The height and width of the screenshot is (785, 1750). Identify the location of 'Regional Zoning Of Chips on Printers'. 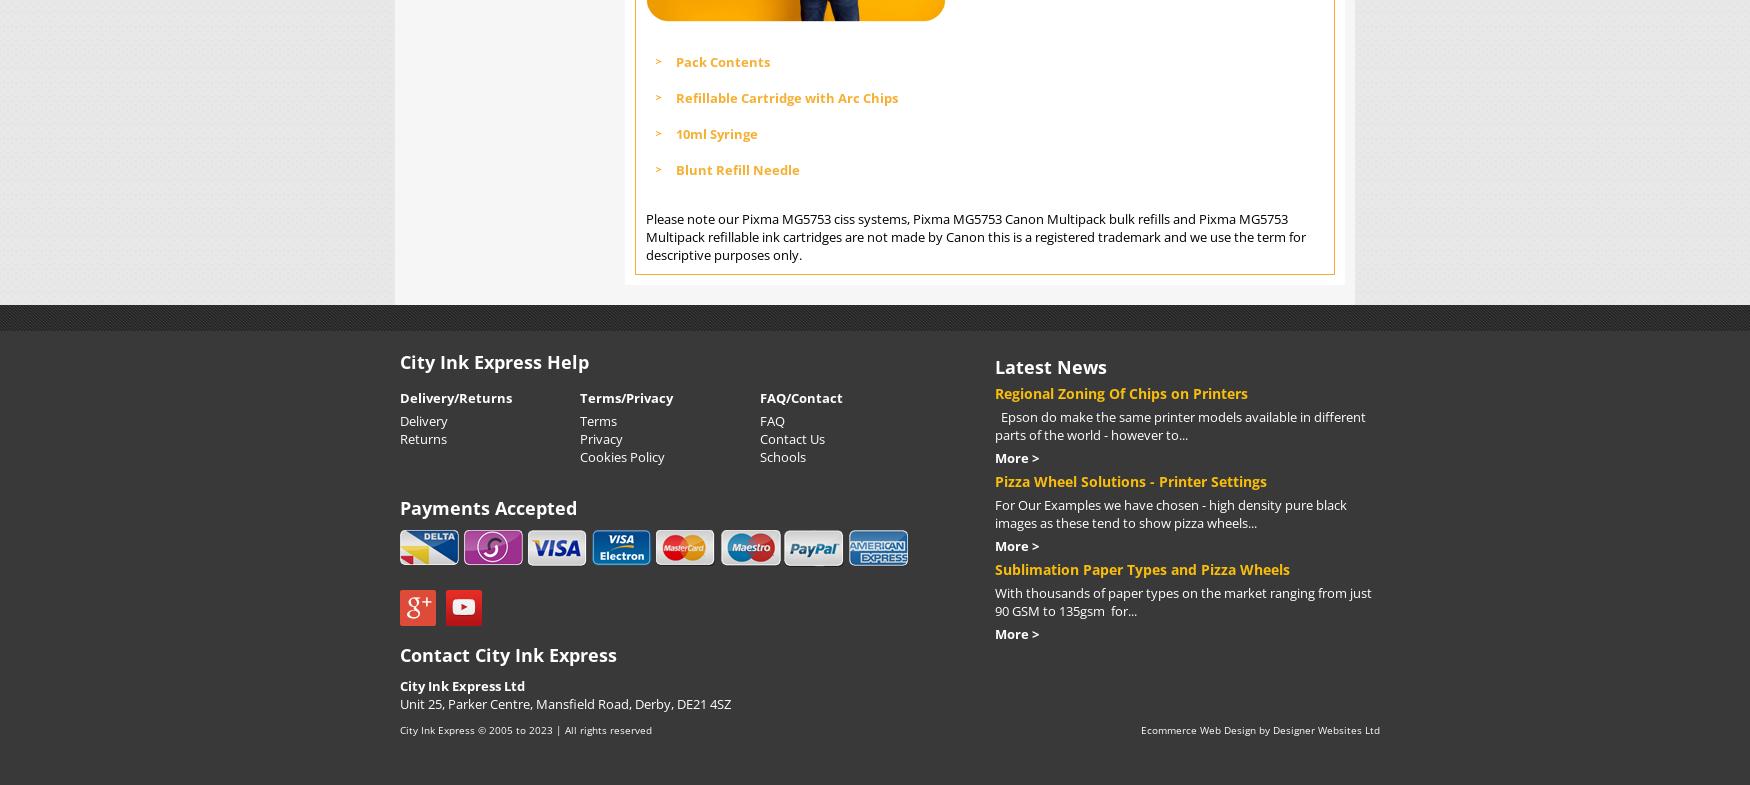
(1121, 391).